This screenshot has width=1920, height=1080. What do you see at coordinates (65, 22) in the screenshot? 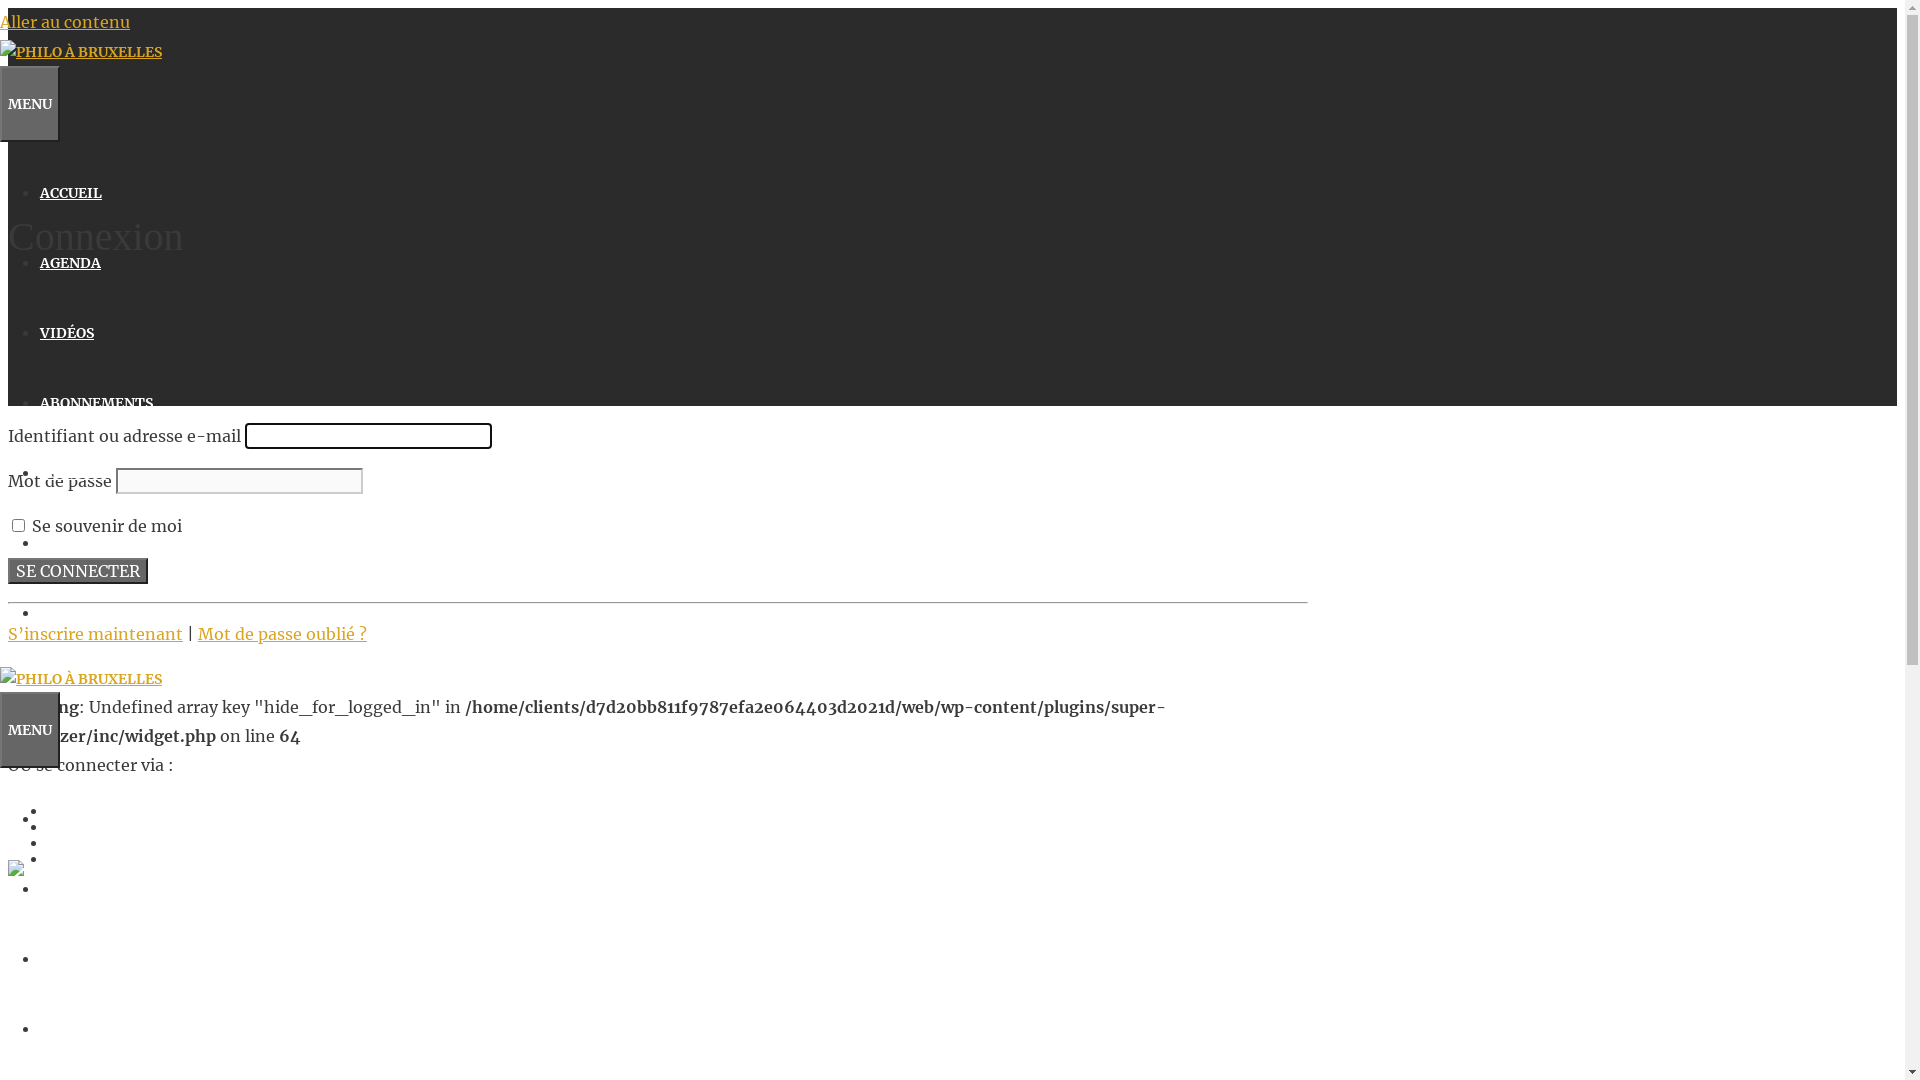
I see `'Aller au contenu'` at bounding box center [65, 22].